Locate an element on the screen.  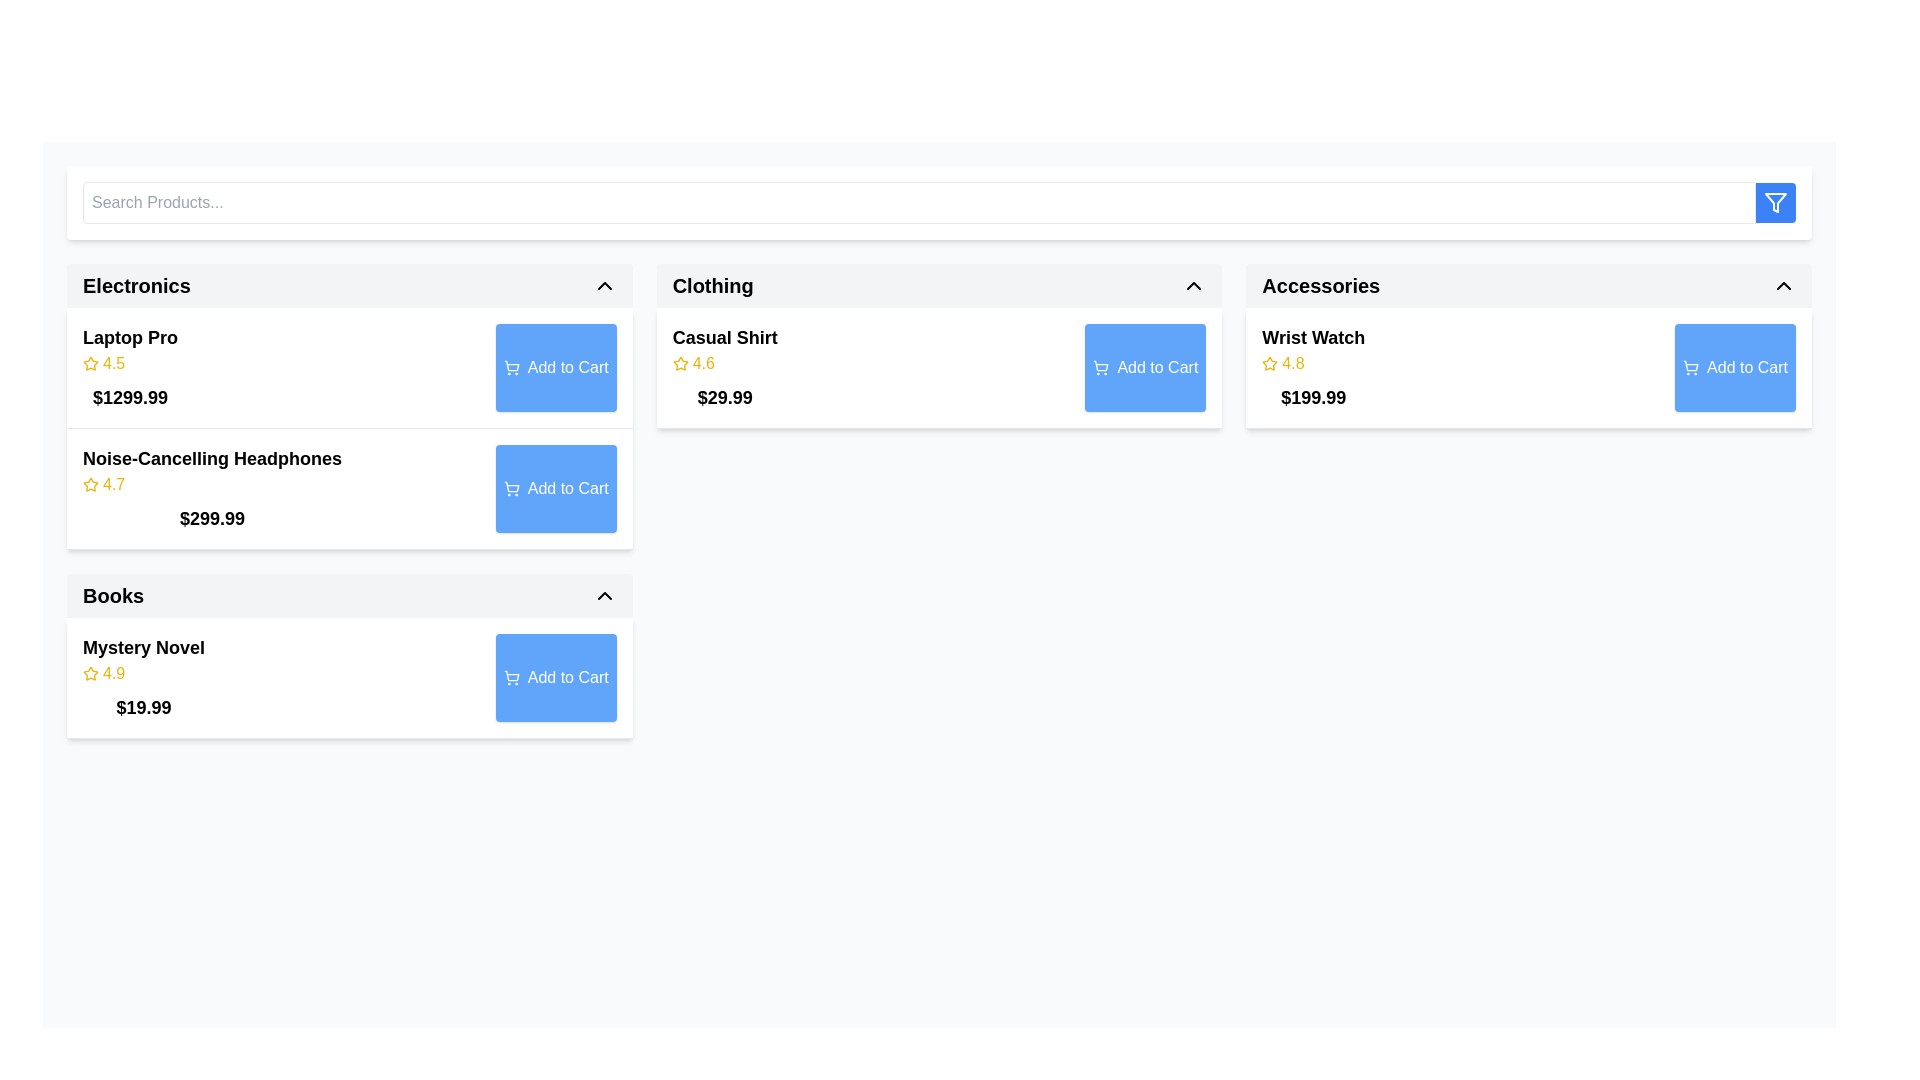
the product details by reading the contents of the 'Wrist Watch' card component located in the Accessories section is located at coordinates (1528, 368).